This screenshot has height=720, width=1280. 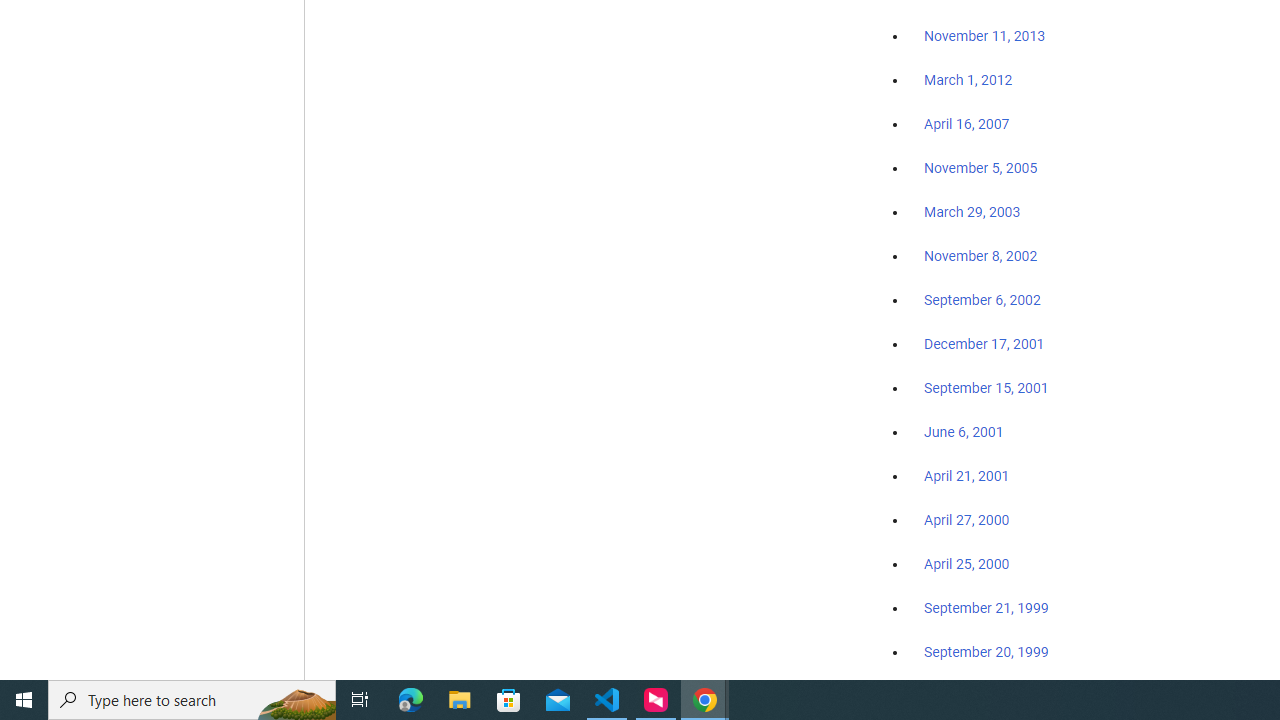 I want to click on 'April 16, 2007', so click(x=967, y=124).